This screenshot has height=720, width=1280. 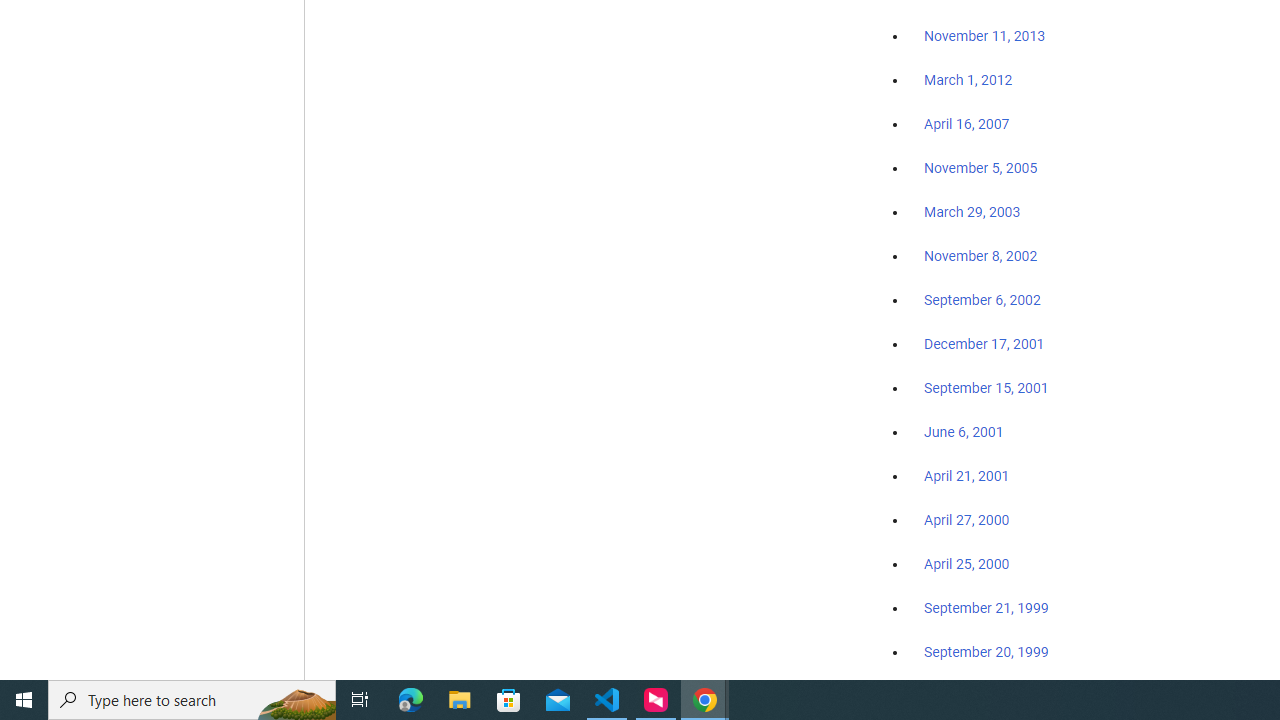 I want to click on 'April 16, 2007', so click(x=967, y=124).